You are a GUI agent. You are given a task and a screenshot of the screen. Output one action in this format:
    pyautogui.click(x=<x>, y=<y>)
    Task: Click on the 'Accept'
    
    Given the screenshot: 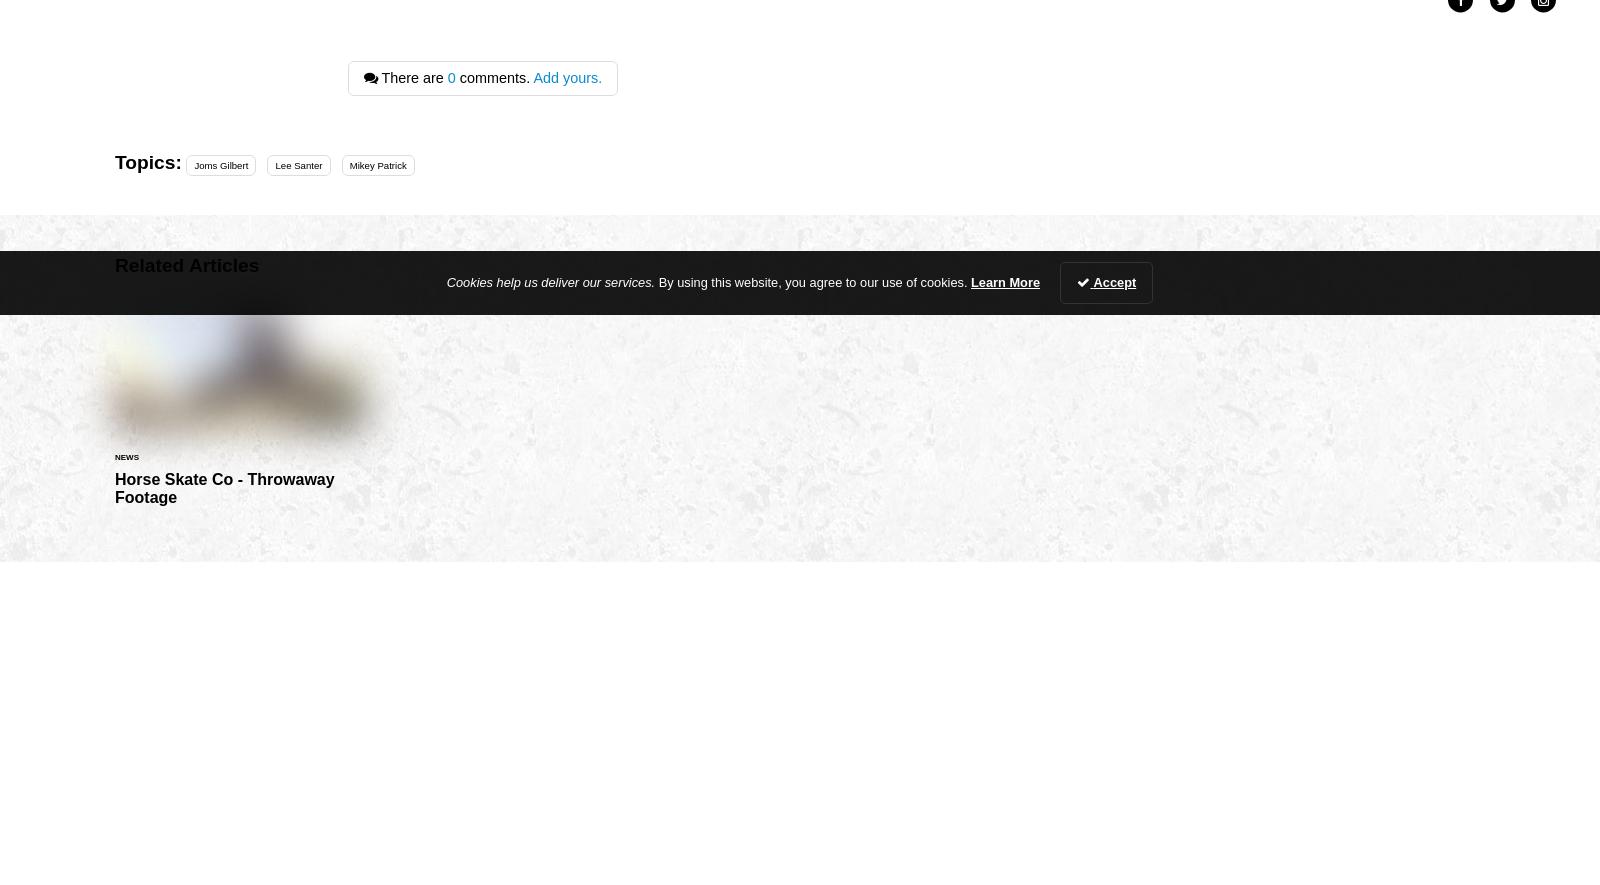 What is the action you would take?
    pyautogui.click(x=1114, y=281)
    